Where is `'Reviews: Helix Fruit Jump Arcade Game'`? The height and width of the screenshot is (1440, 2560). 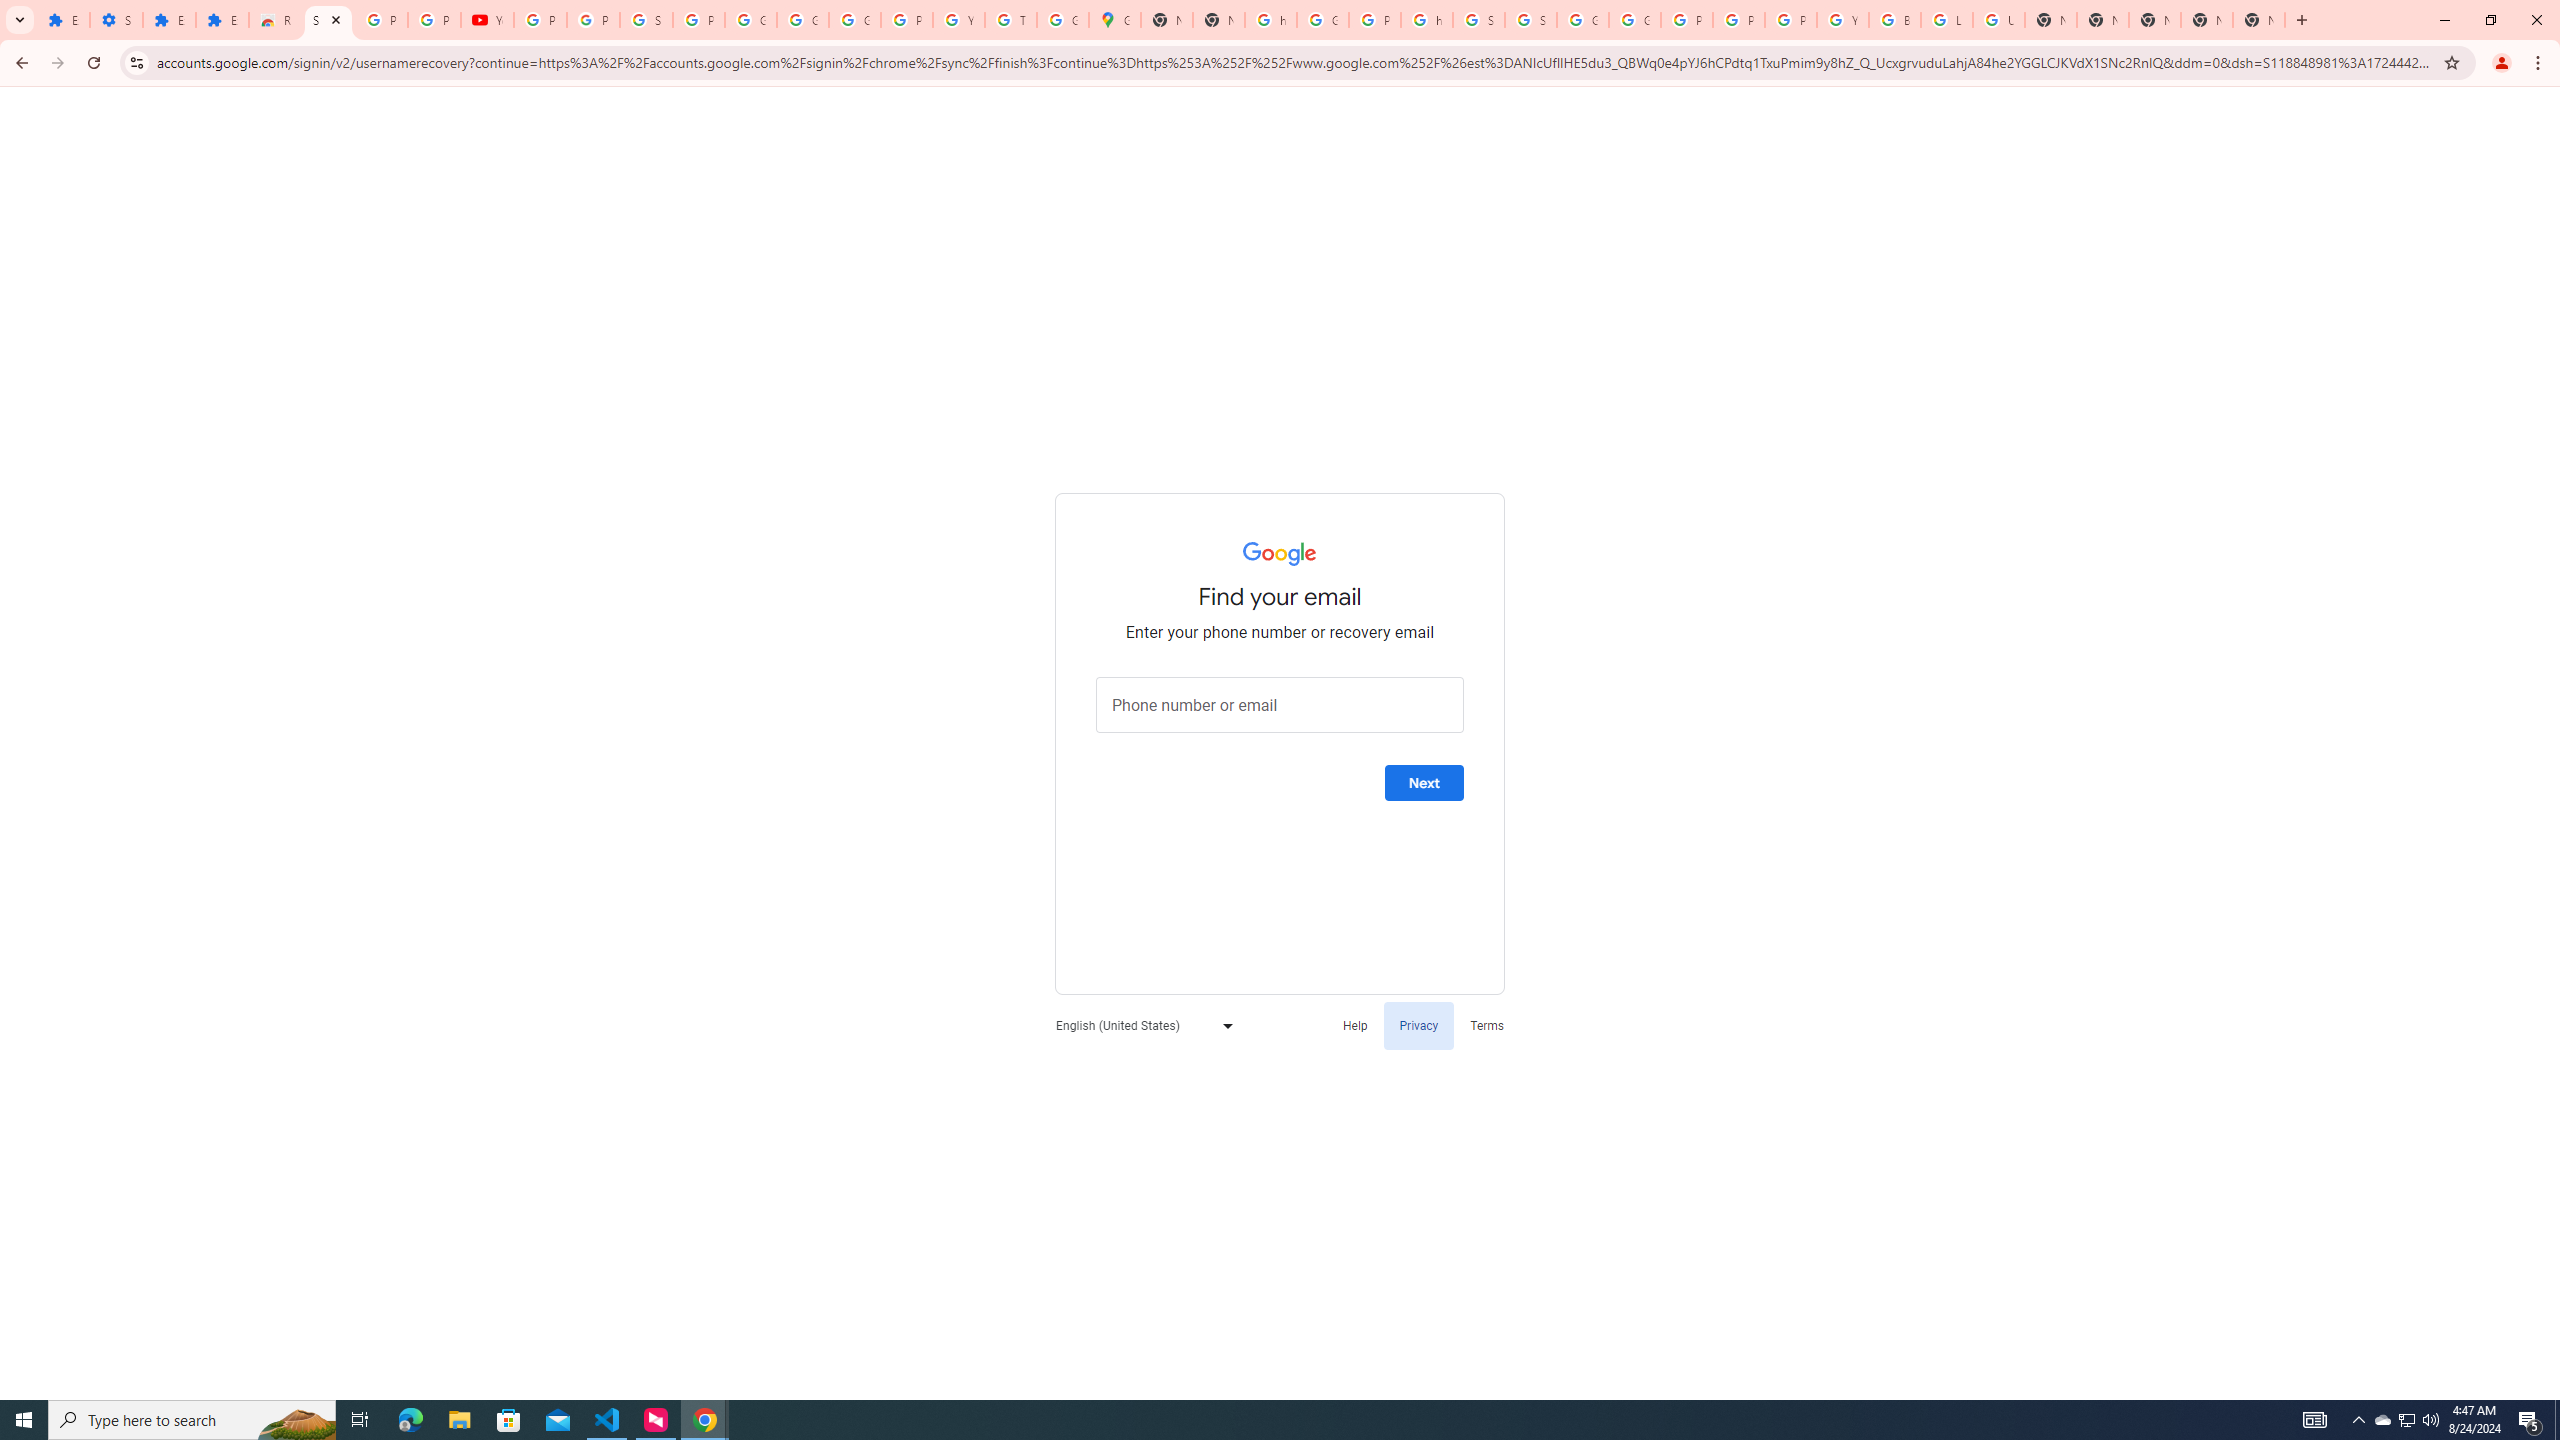
'Reviews: Helix Fruit Jump Arcade Game' is located at coordinates (274, 19).